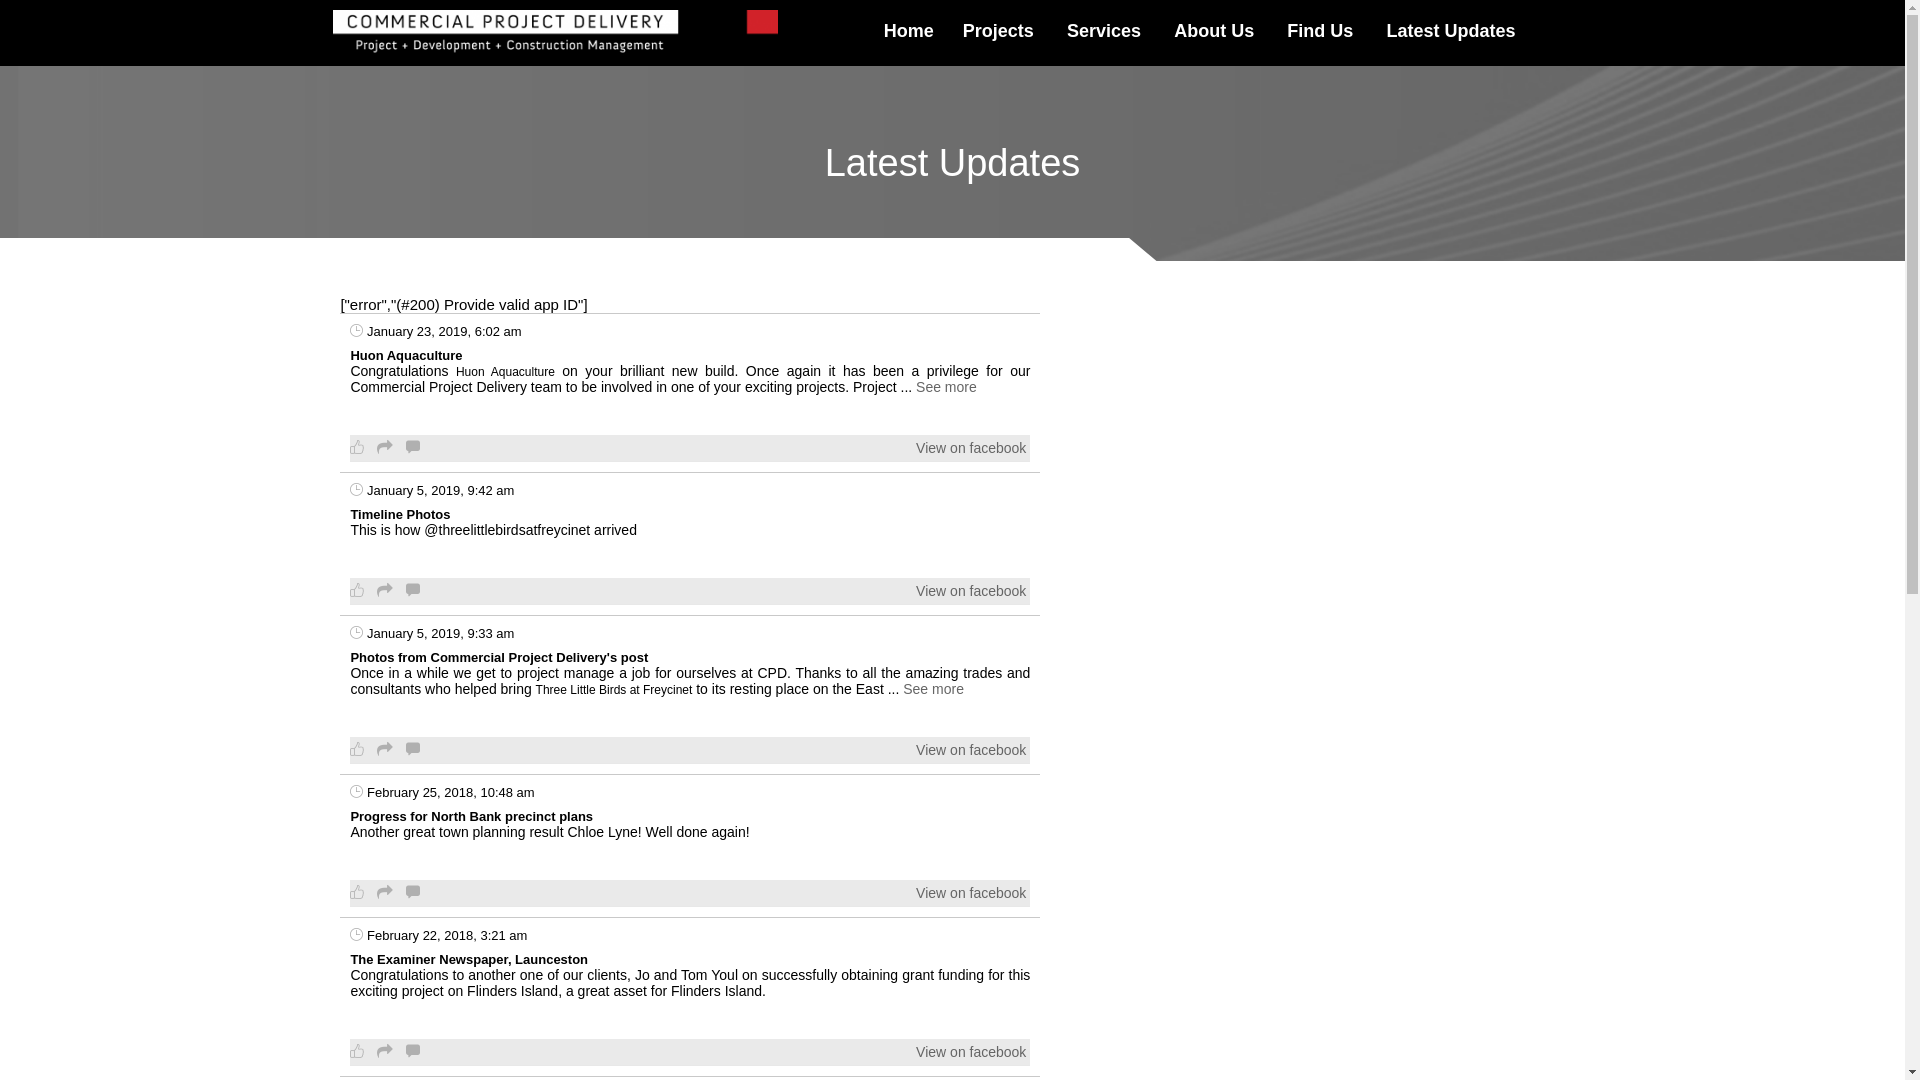  I want to click on 'Photos from Commercial Project Delivery's post', so click(499, 657).